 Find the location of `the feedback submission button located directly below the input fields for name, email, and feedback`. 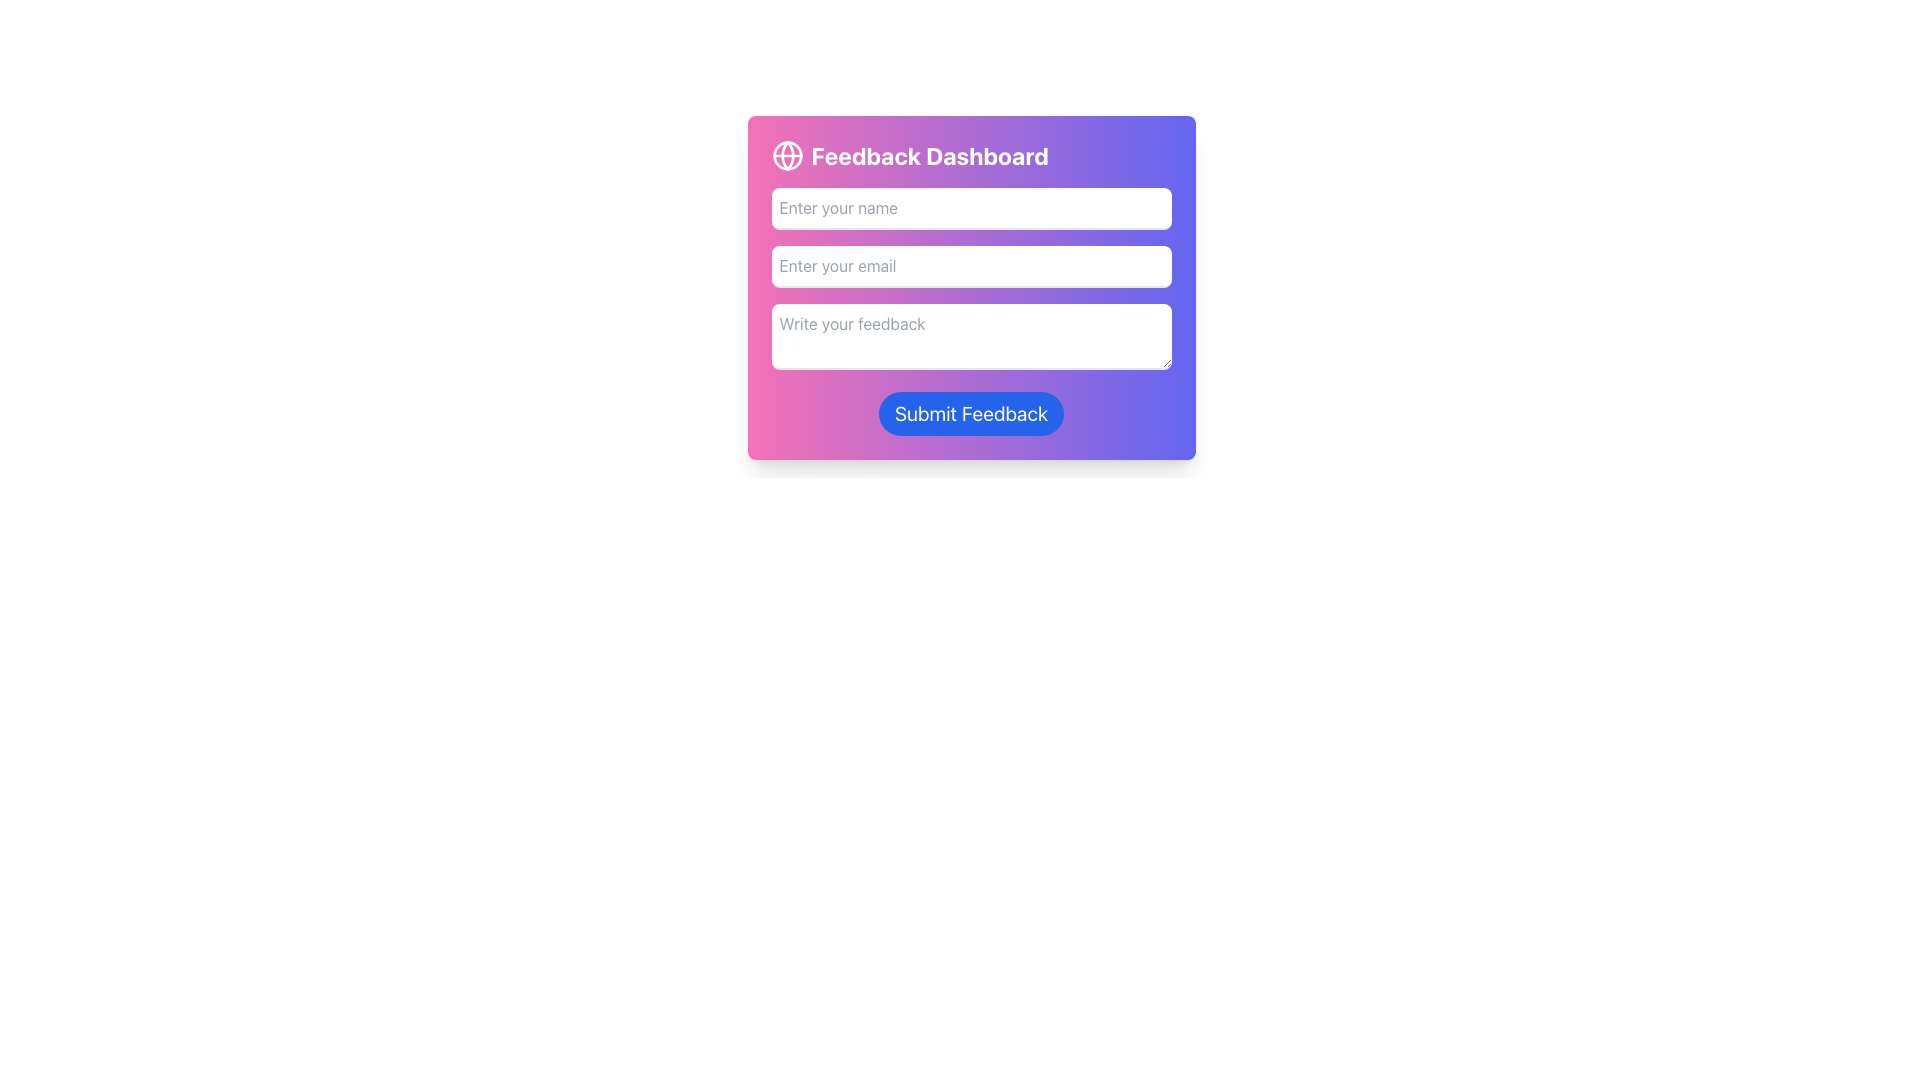

the feedback submission button located directly below the input fields for name, email, and feedback is located at coordinates (971, 412).